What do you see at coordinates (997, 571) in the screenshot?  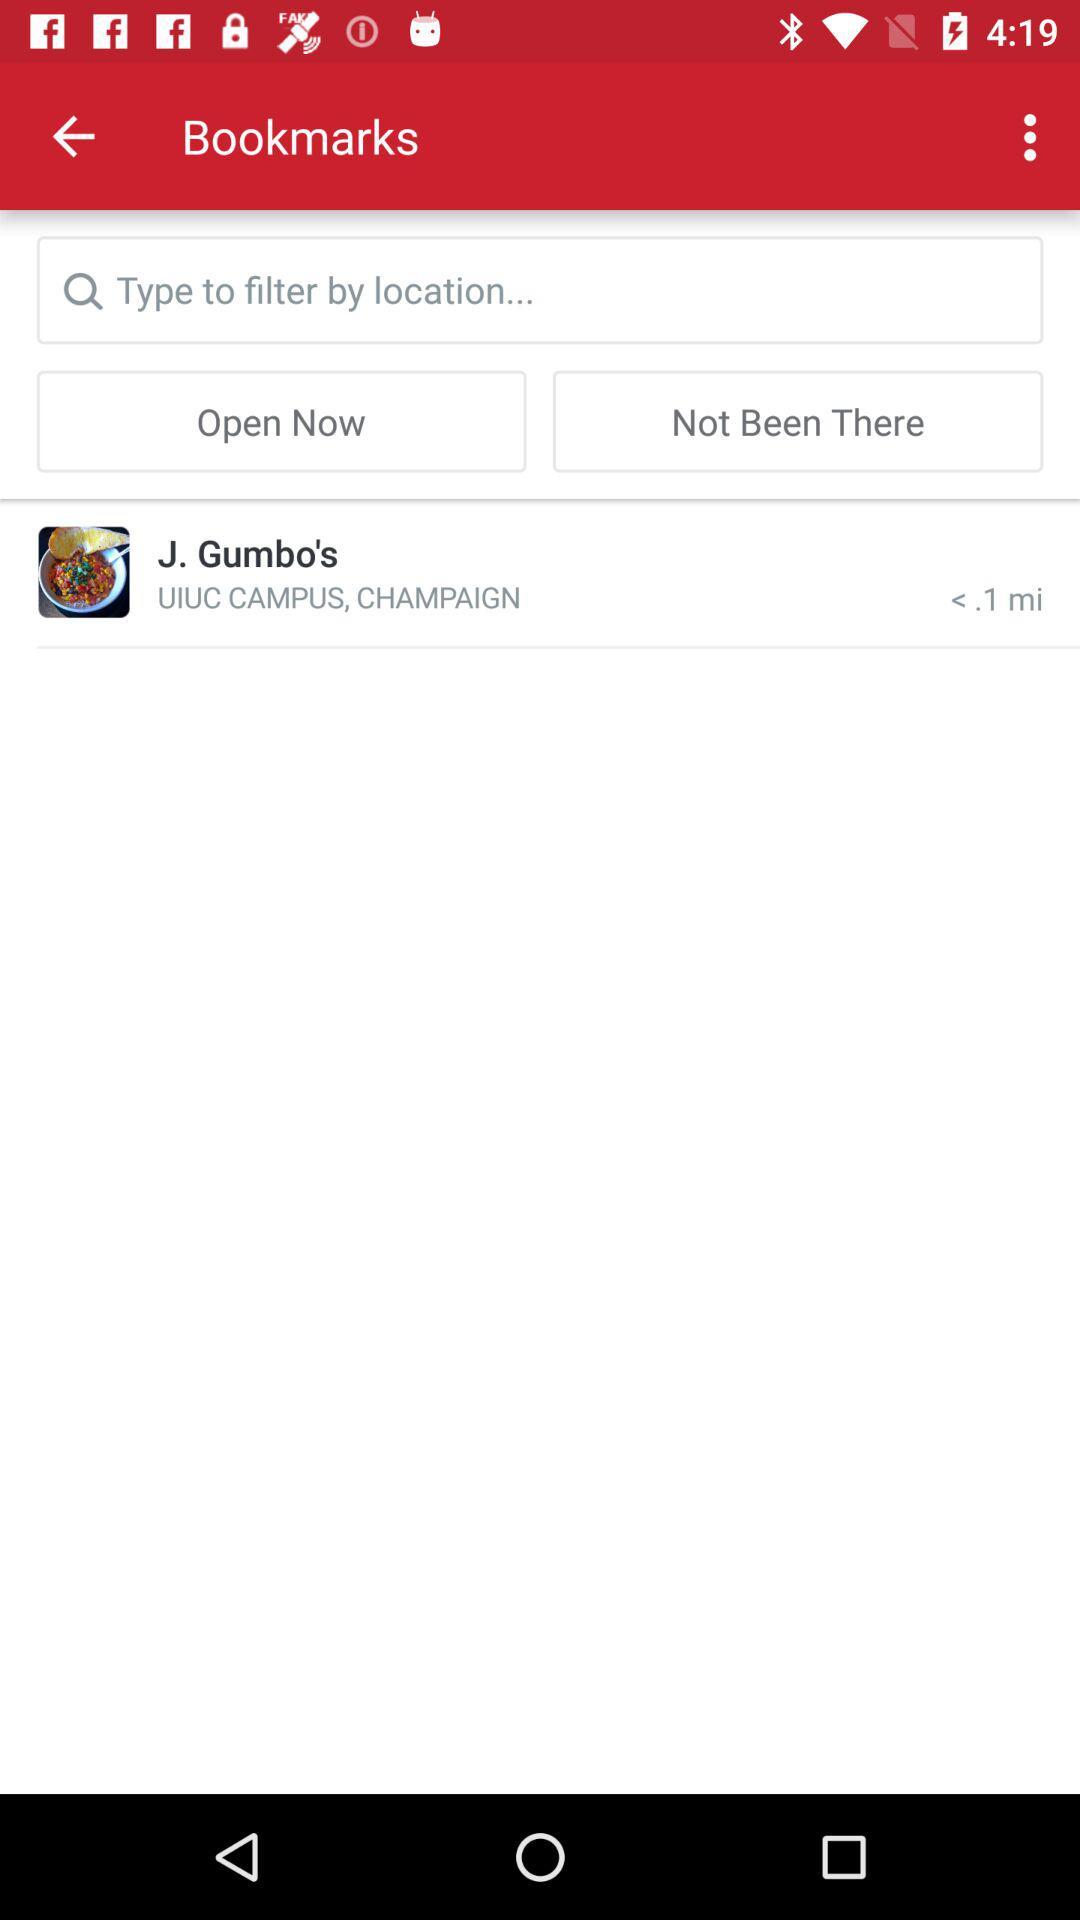 I see `the < .1 mi icon` at bounding box center [997, 571].